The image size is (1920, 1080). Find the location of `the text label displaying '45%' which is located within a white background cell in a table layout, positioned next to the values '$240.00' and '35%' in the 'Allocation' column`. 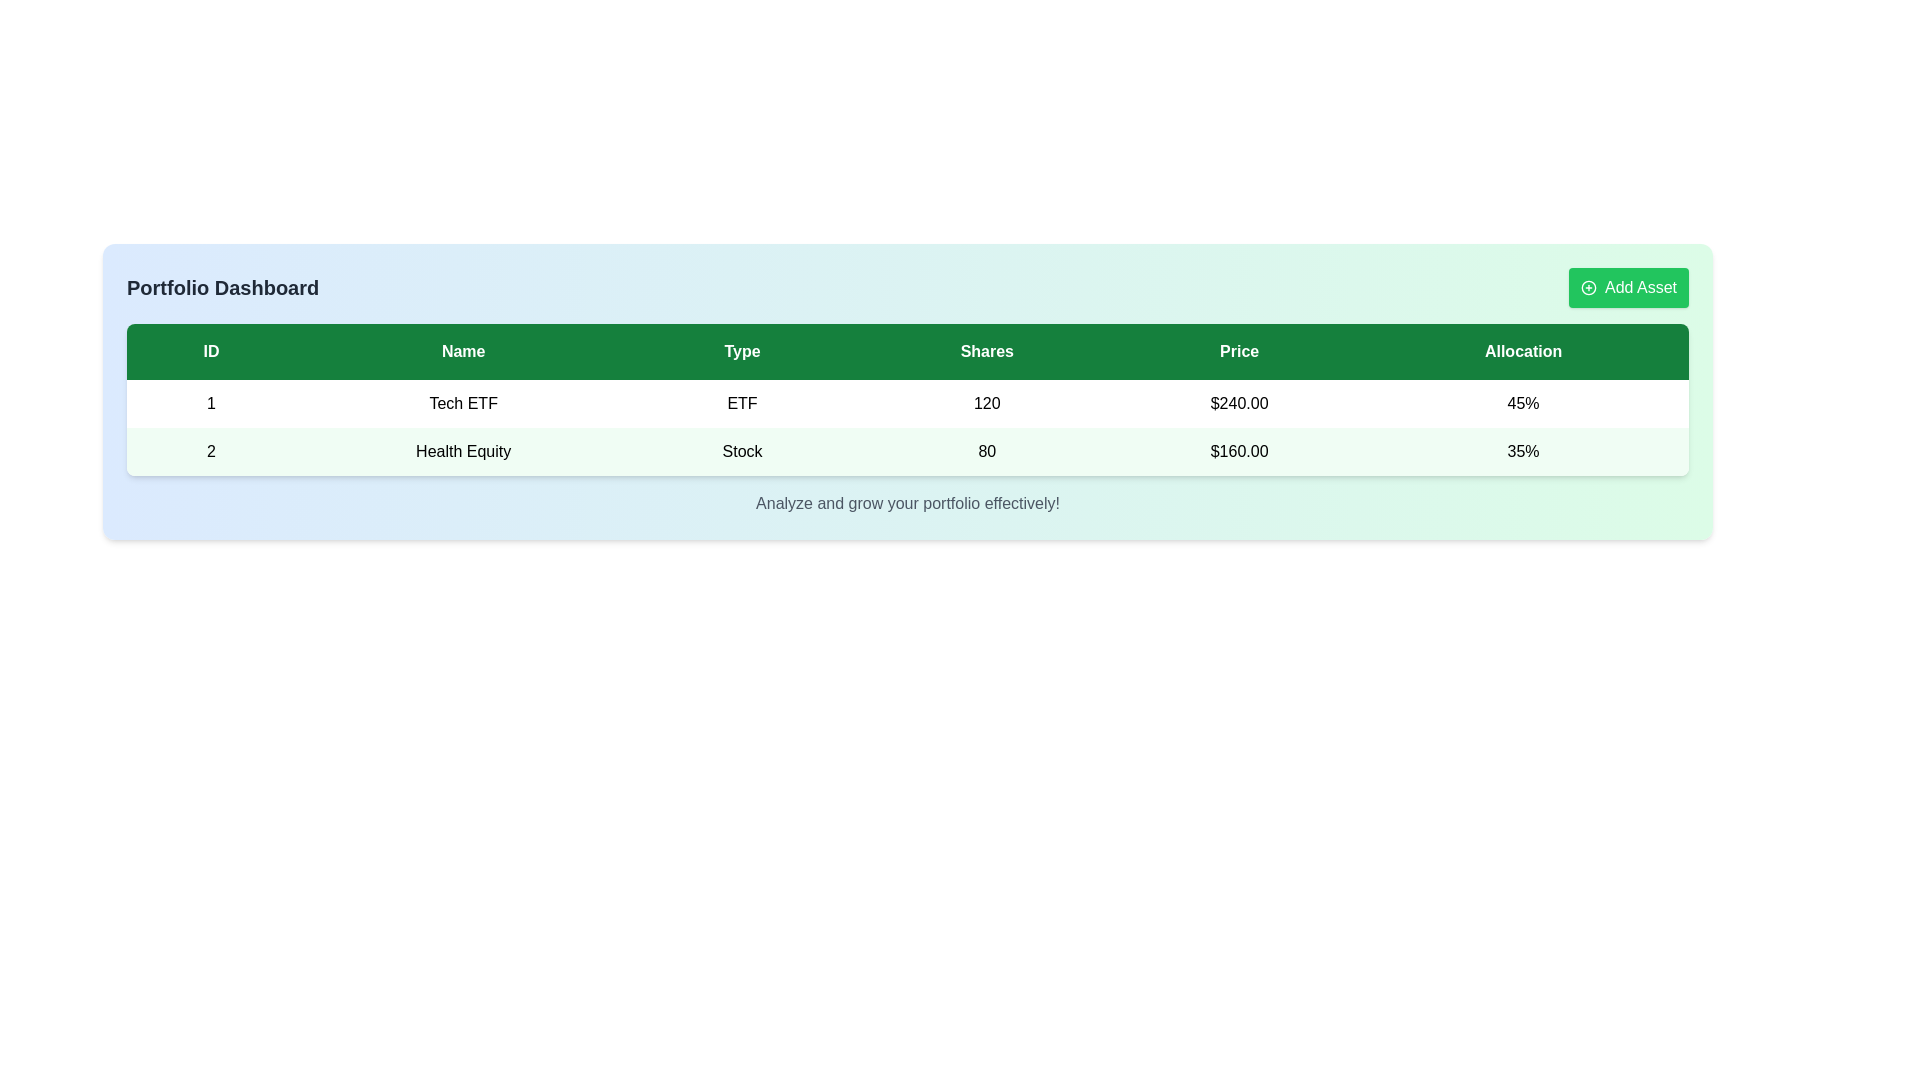

the text label displaying '45%' which is located within a white background cell in a table layout, positioned next to the values '$240.00' and '35%' in the 'Allocation' column is located at coordinates (1522, 404).